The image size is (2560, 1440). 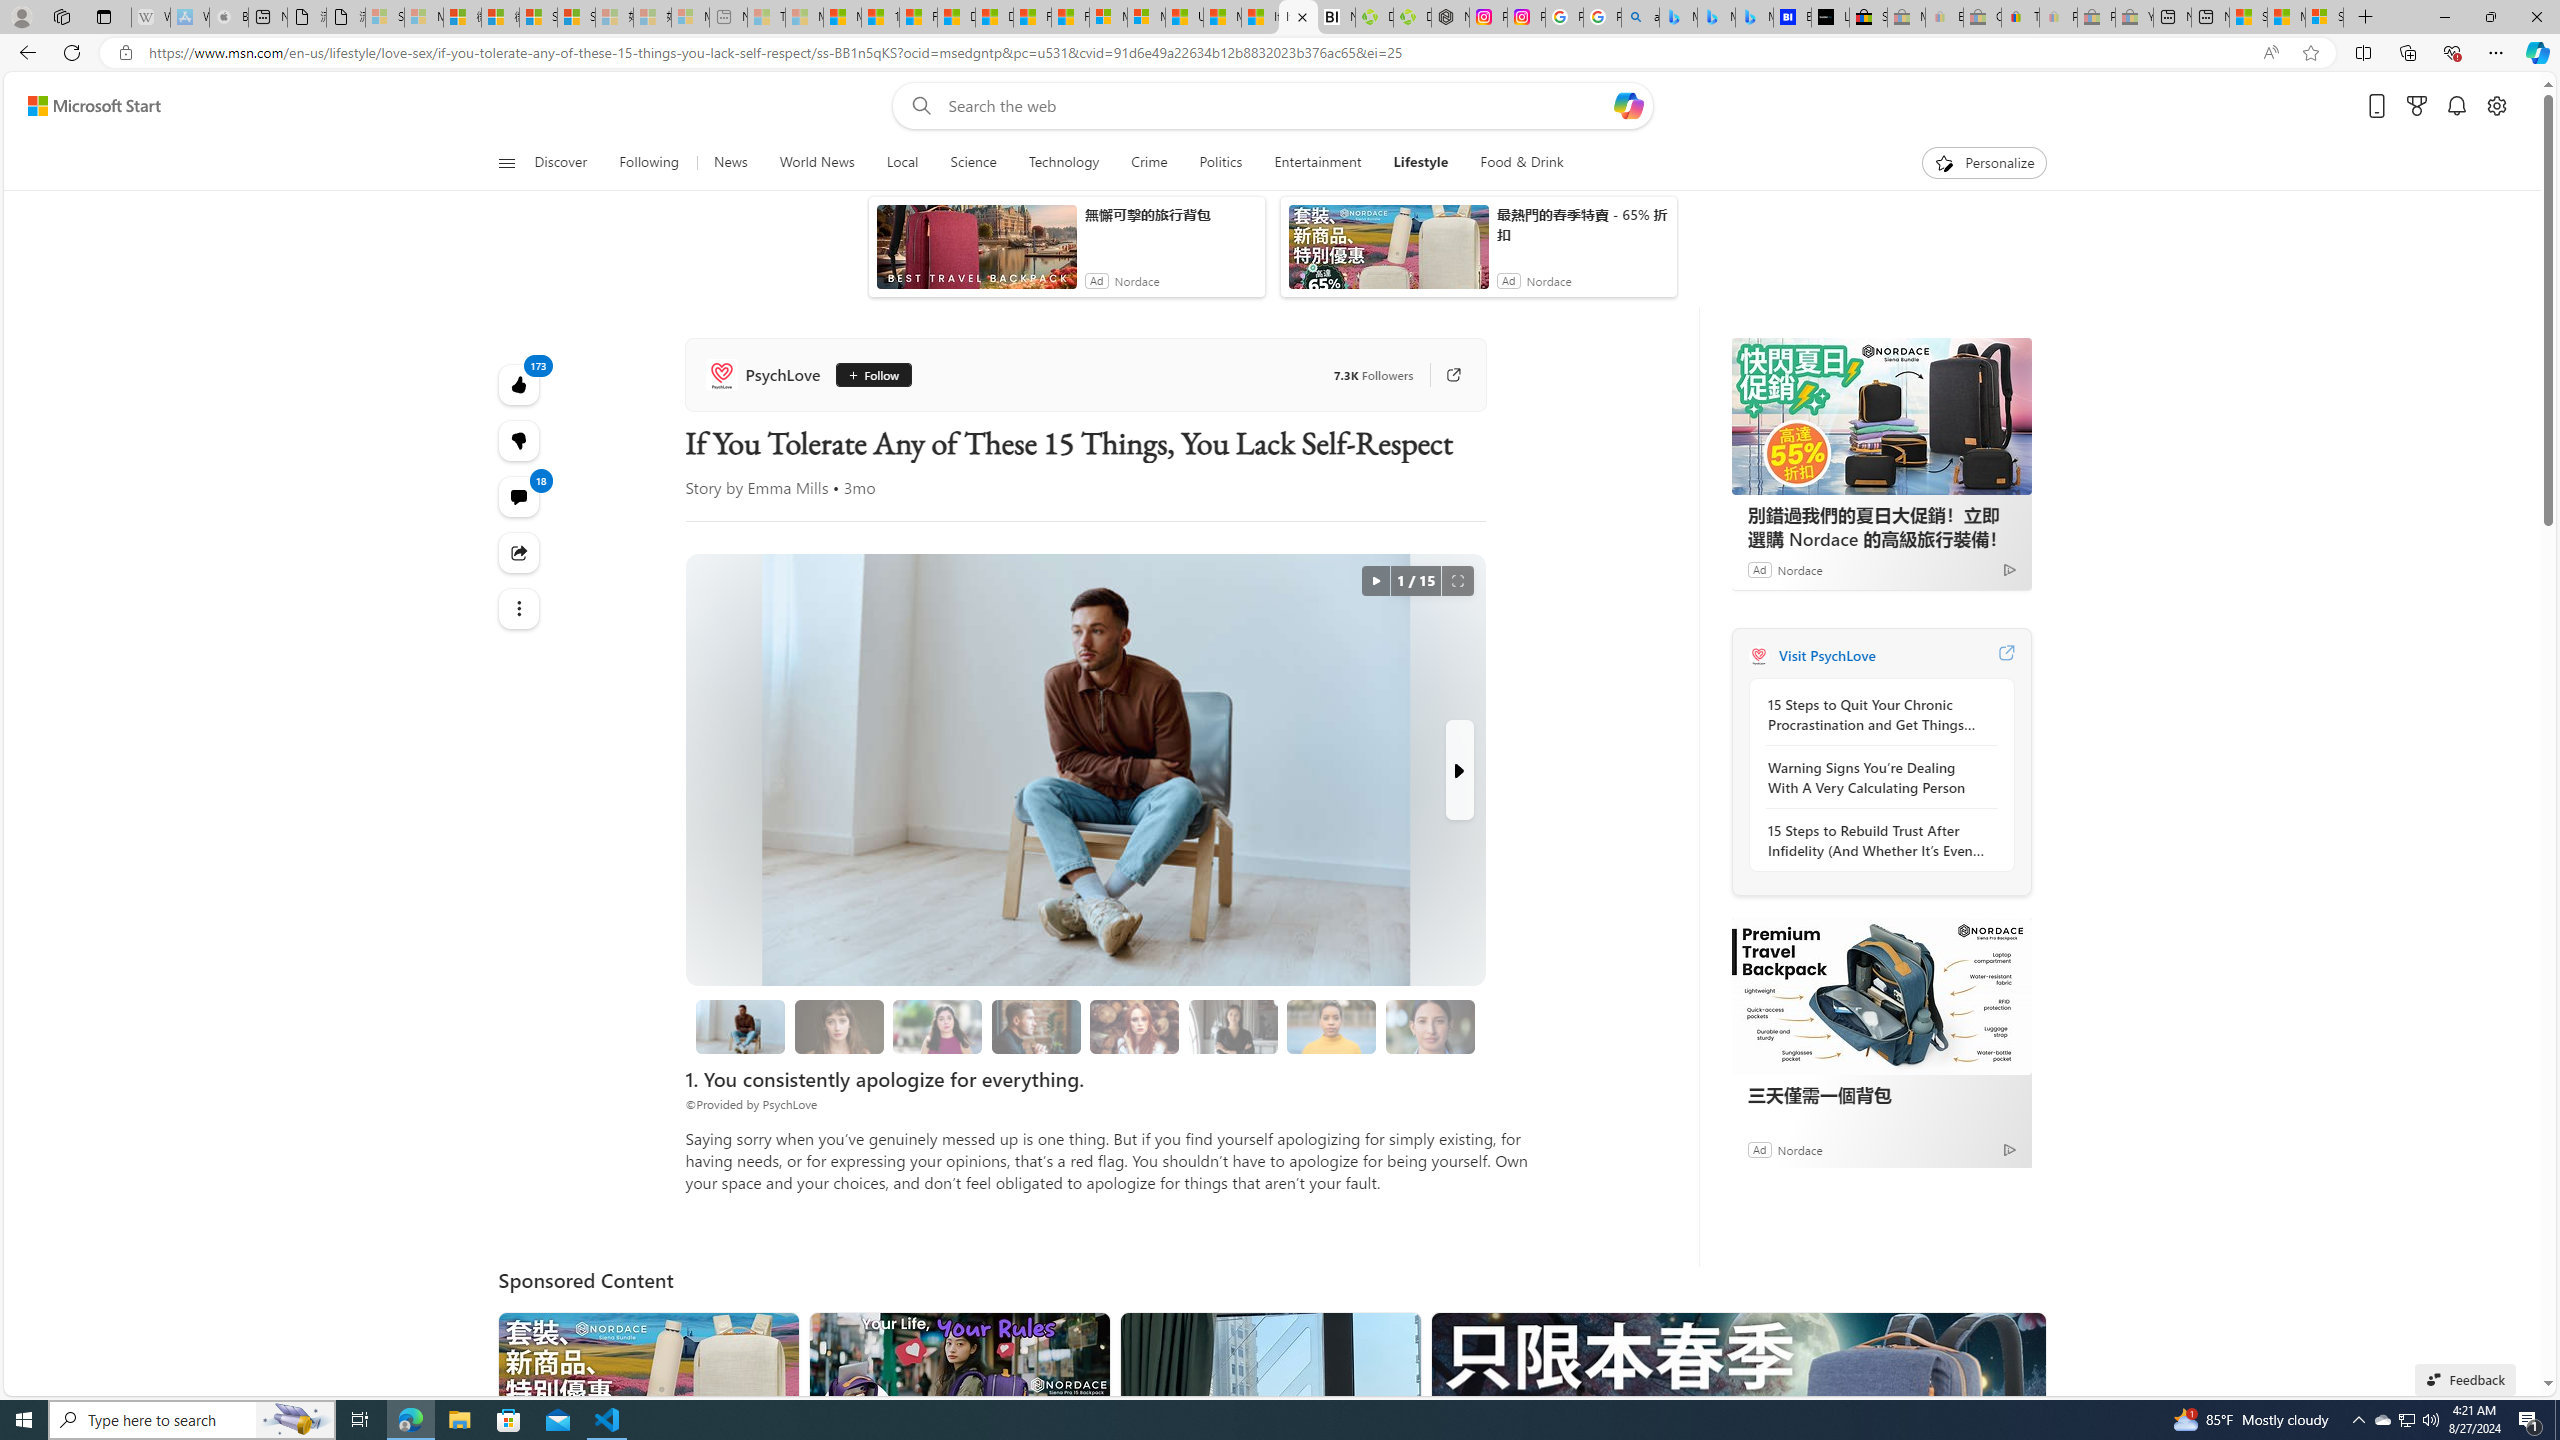 I want to click on 'Next Slide', so click(x=1459, y=769).